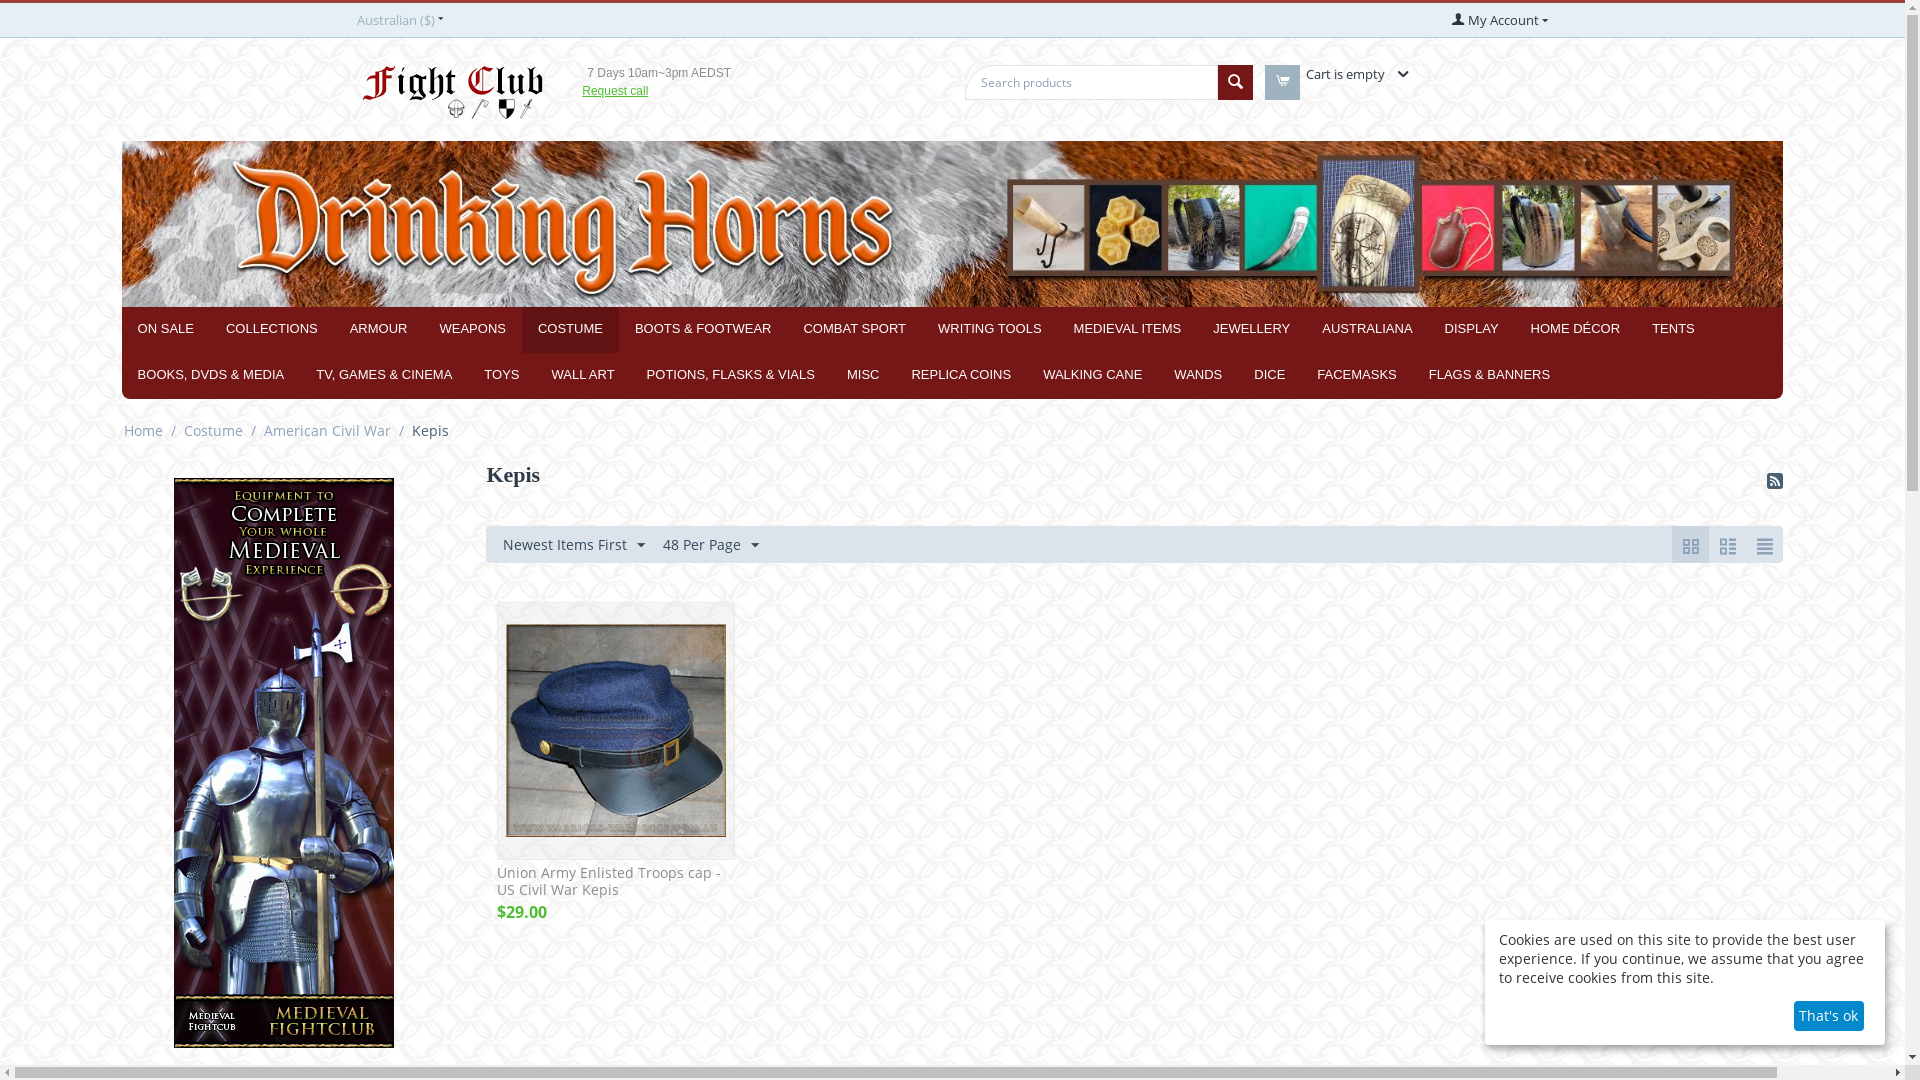 The height and width of the screenshot is (1080, 1920). Describe the element at coordinates (1472, 329) in the screenshot. I see `'DISPLAY'` at that location.